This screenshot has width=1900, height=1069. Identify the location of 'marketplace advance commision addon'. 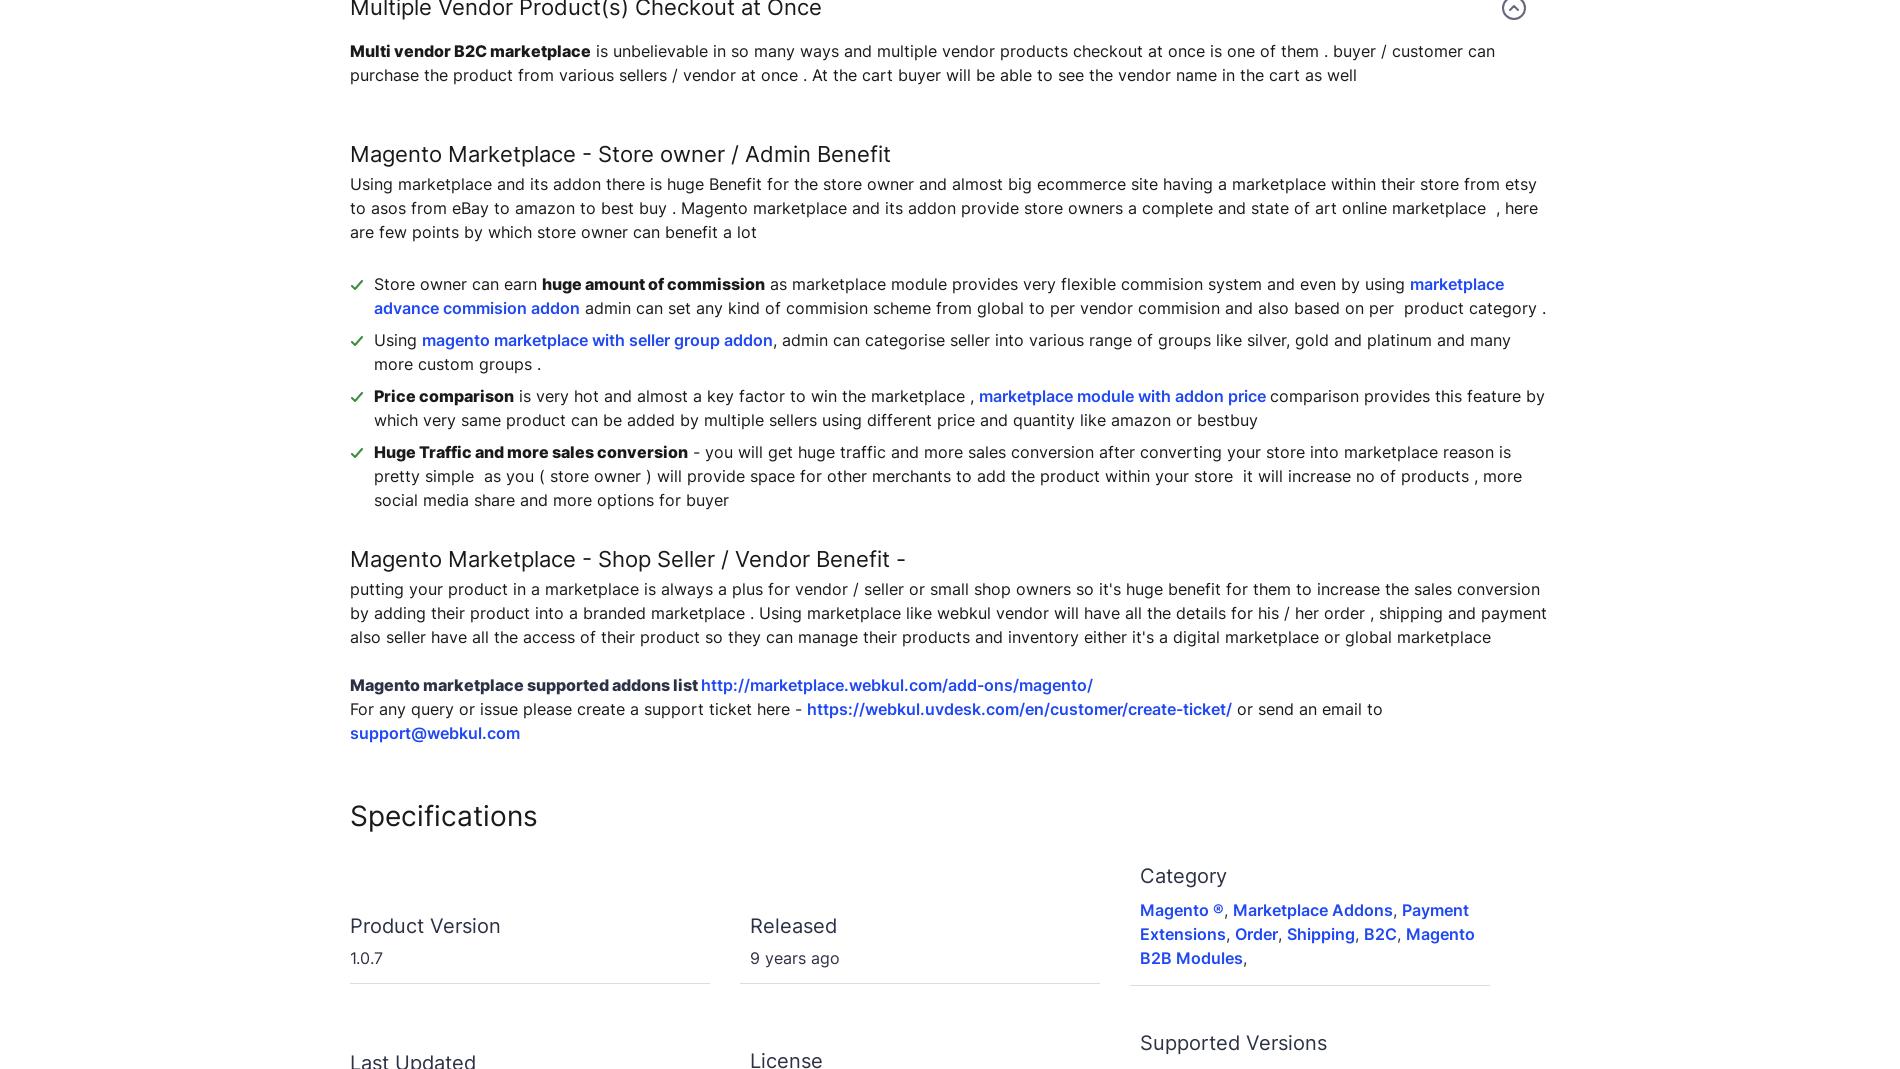
(937, 295).